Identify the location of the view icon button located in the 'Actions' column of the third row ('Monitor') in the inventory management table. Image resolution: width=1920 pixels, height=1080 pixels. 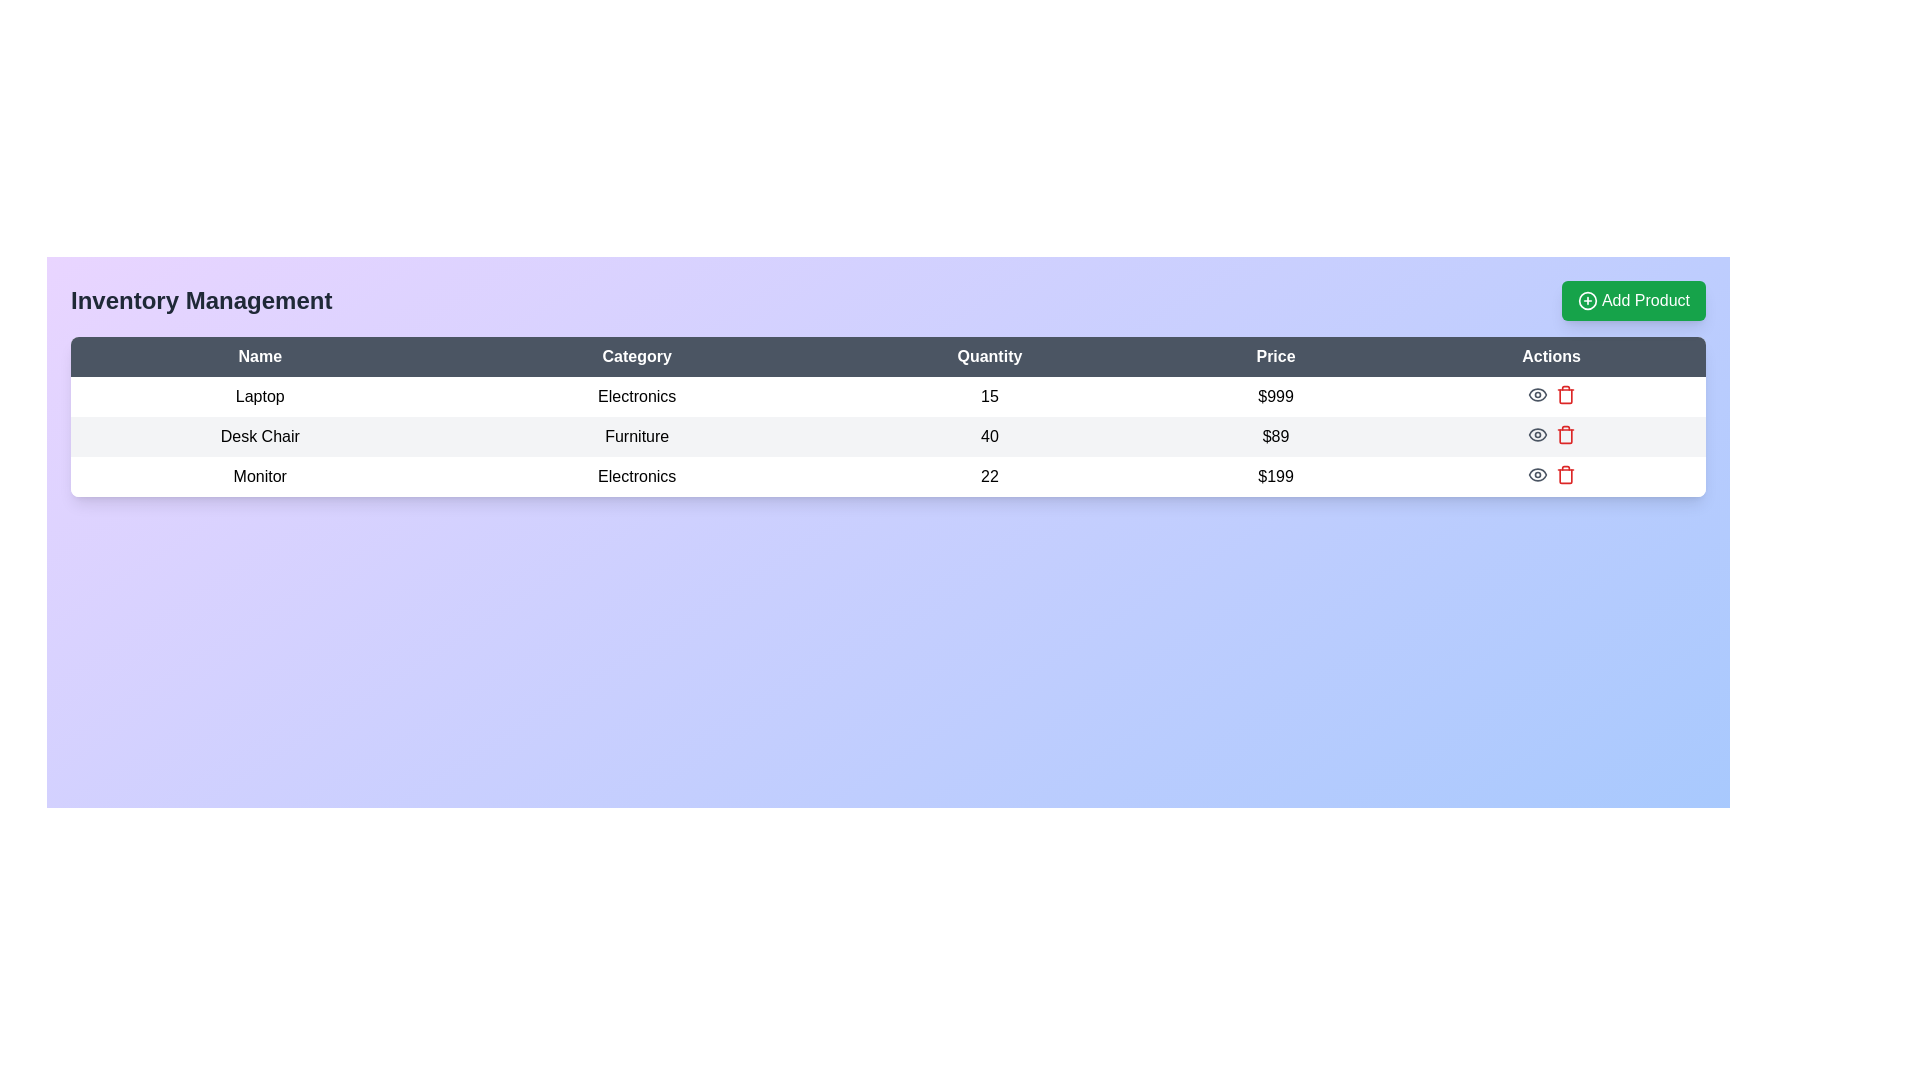
(1536, 474).